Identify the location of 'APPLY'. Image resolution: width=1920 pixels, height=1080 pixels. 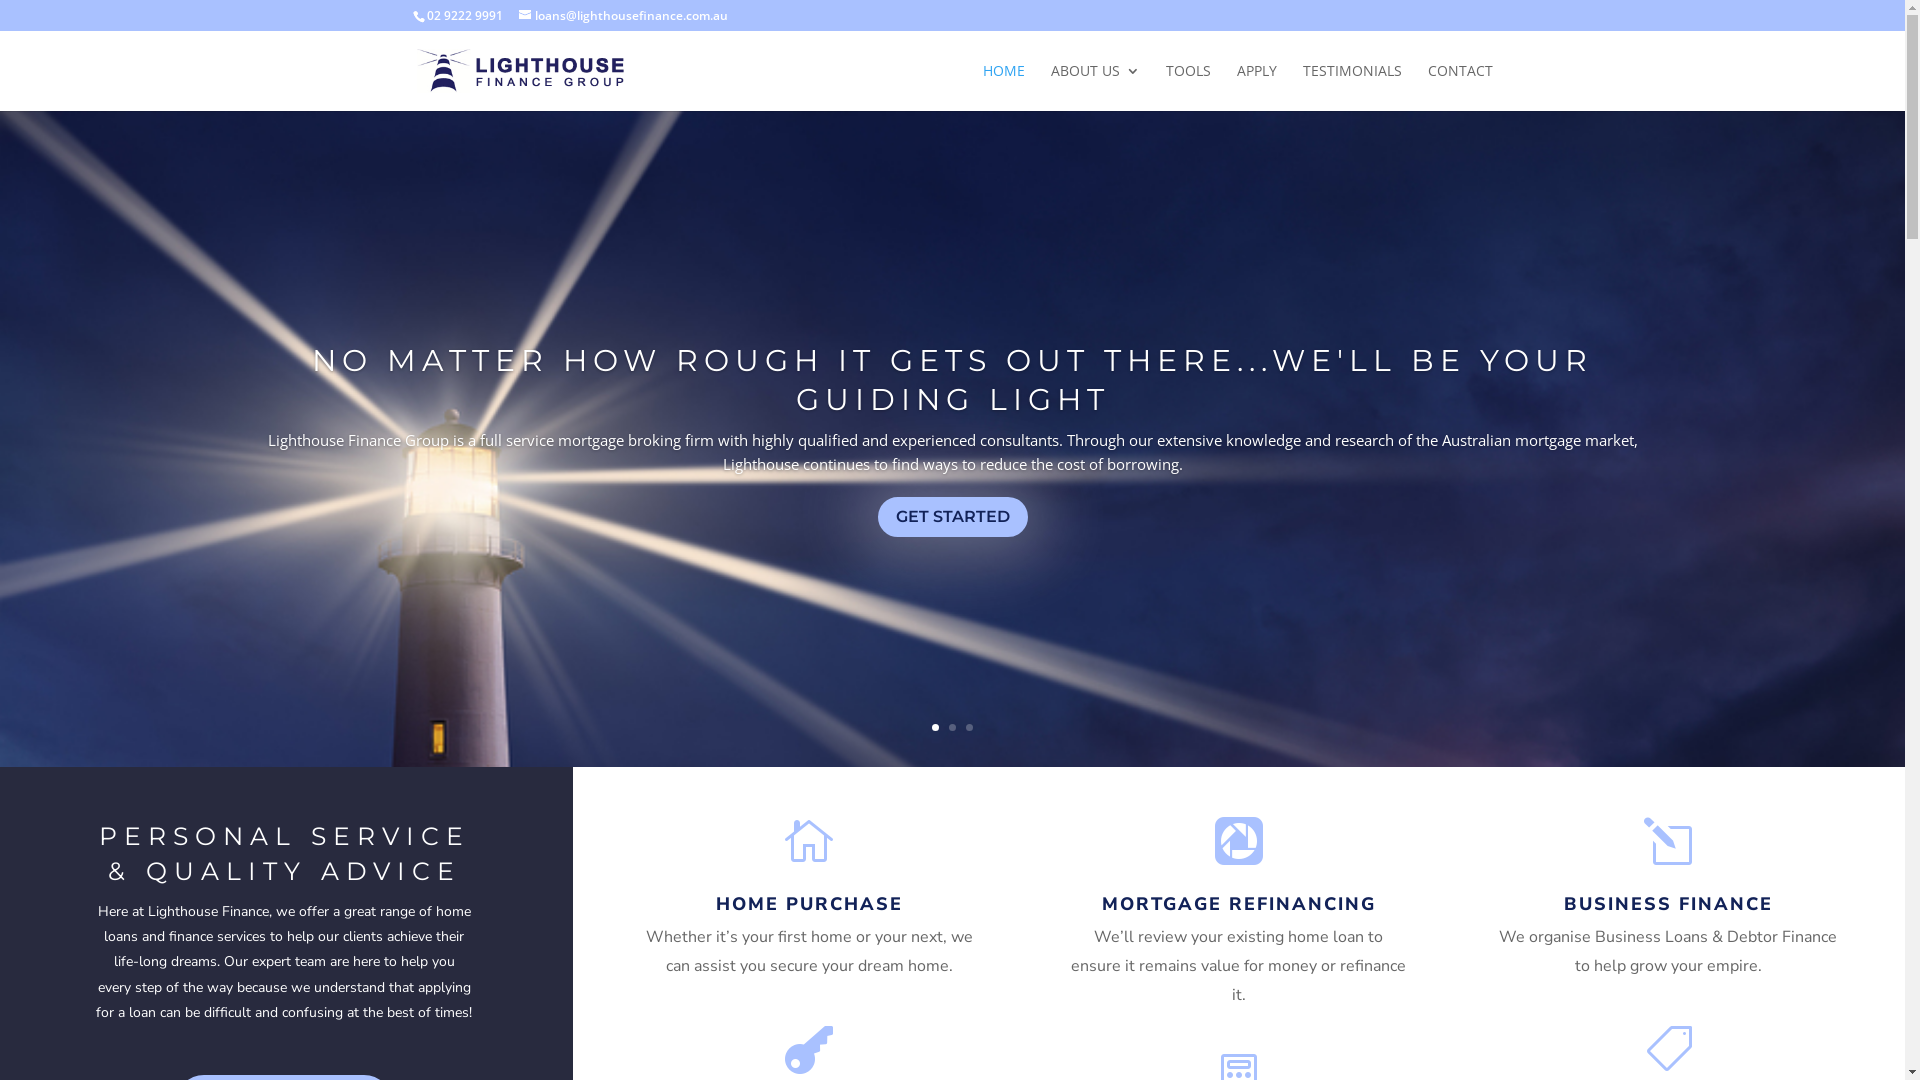
(1255, 86).